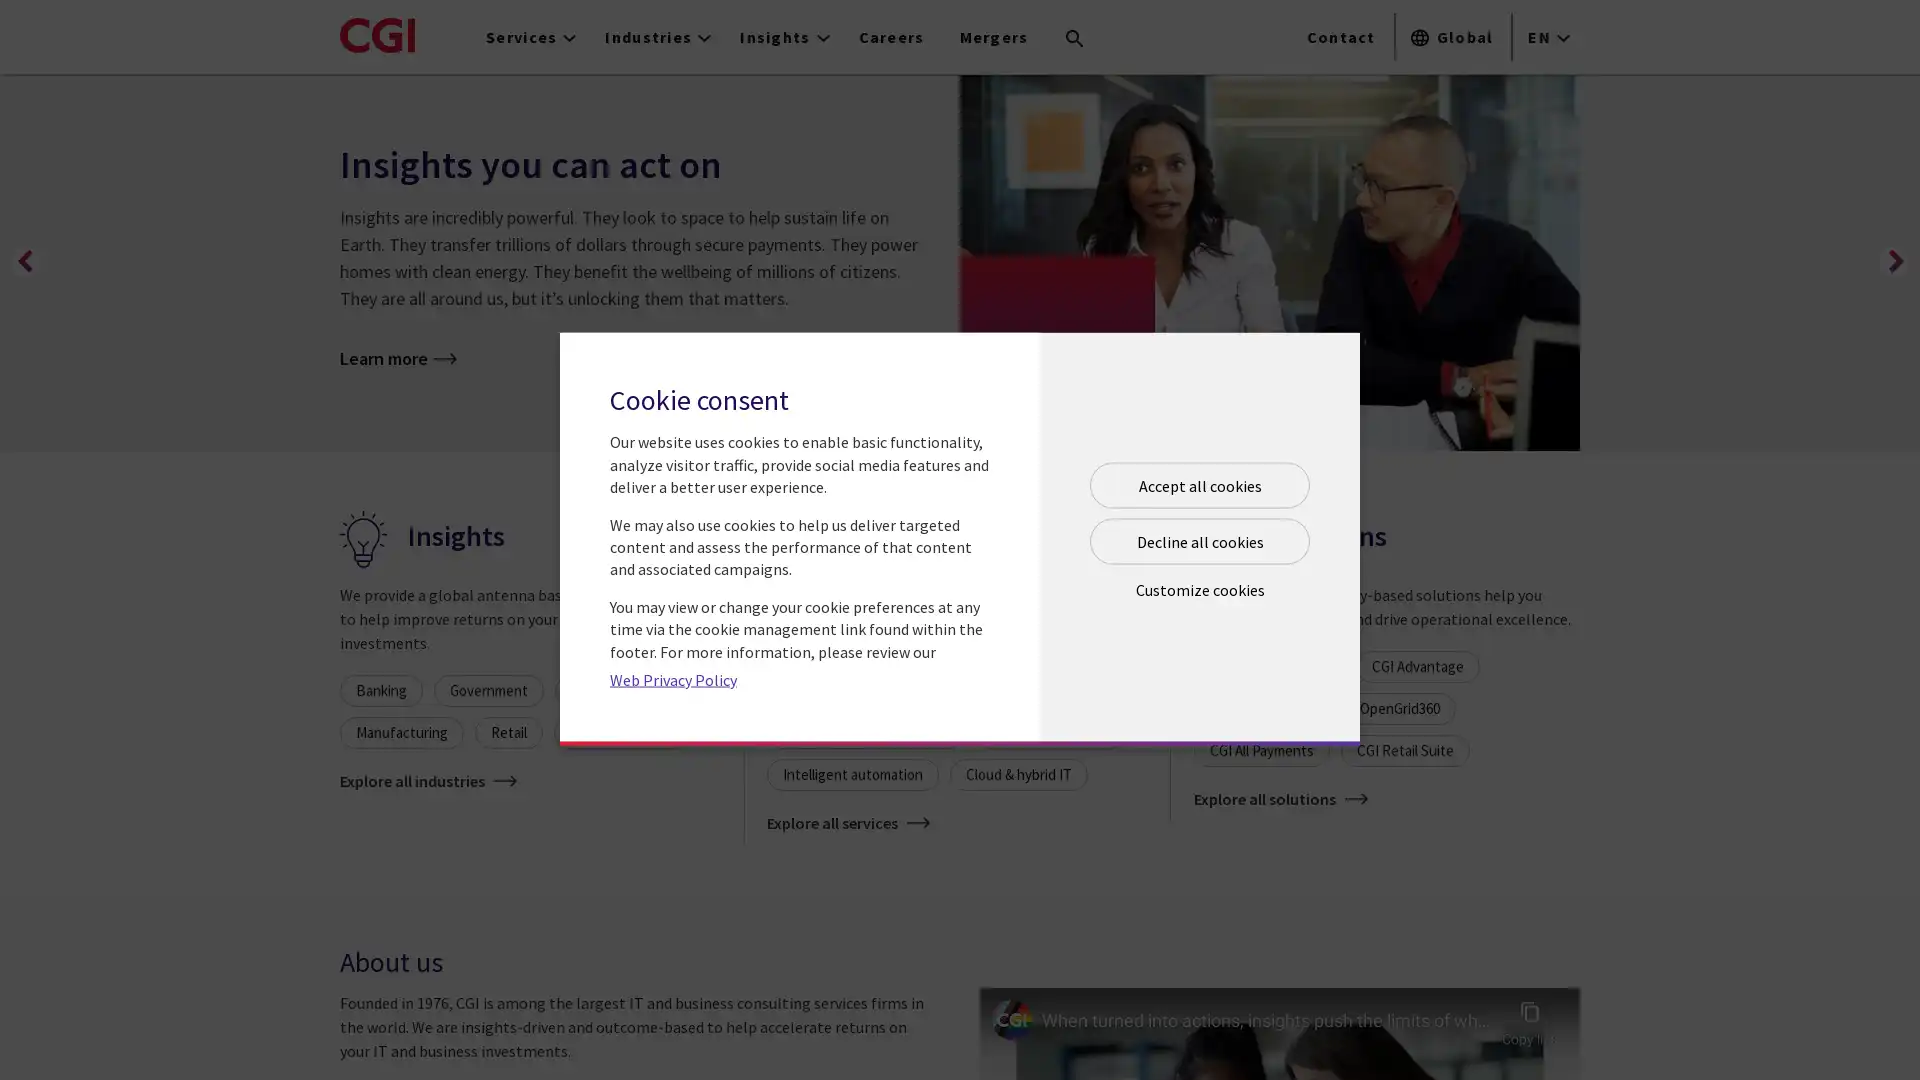 The height and width of the screenshot is (1080, 1920). I want to click on Accept all cookies, so click(1200, 485).